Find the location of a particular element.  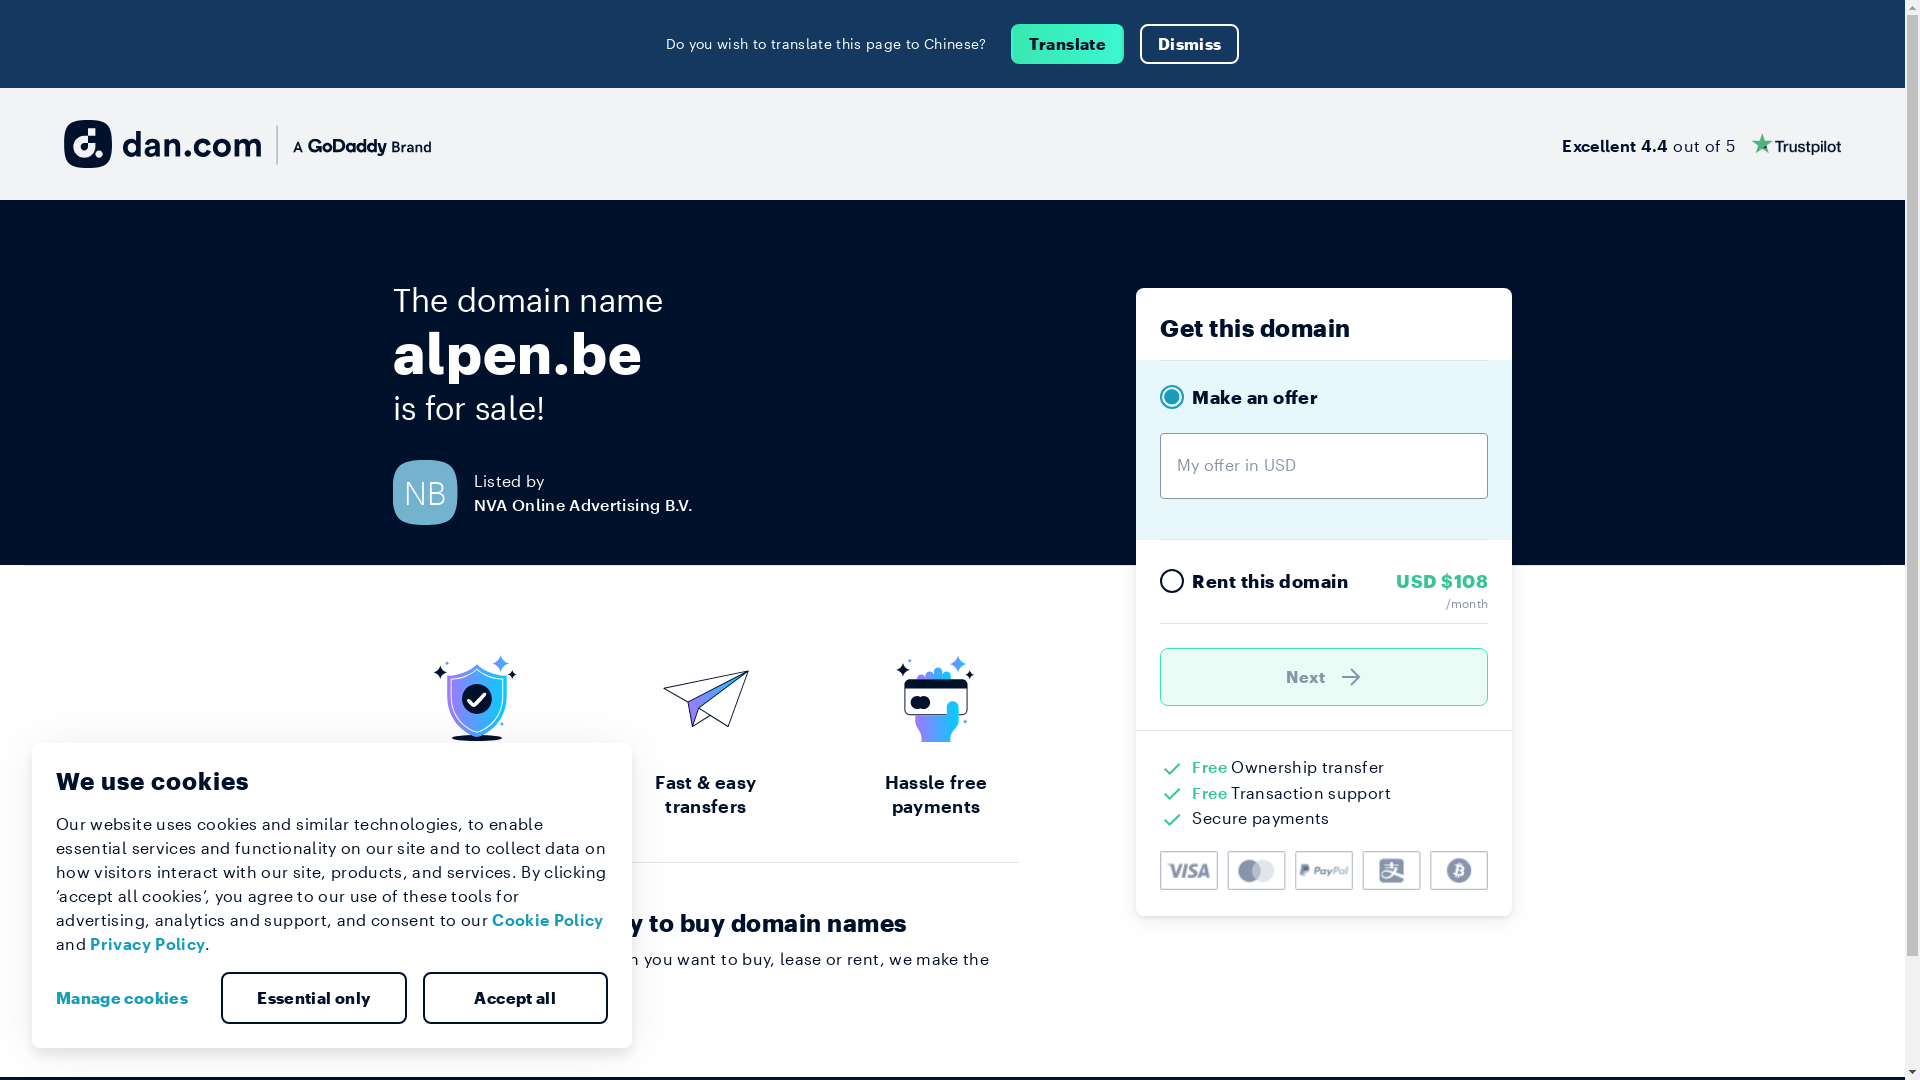

'Cookie Policy' is located at coordinates (547, 919).